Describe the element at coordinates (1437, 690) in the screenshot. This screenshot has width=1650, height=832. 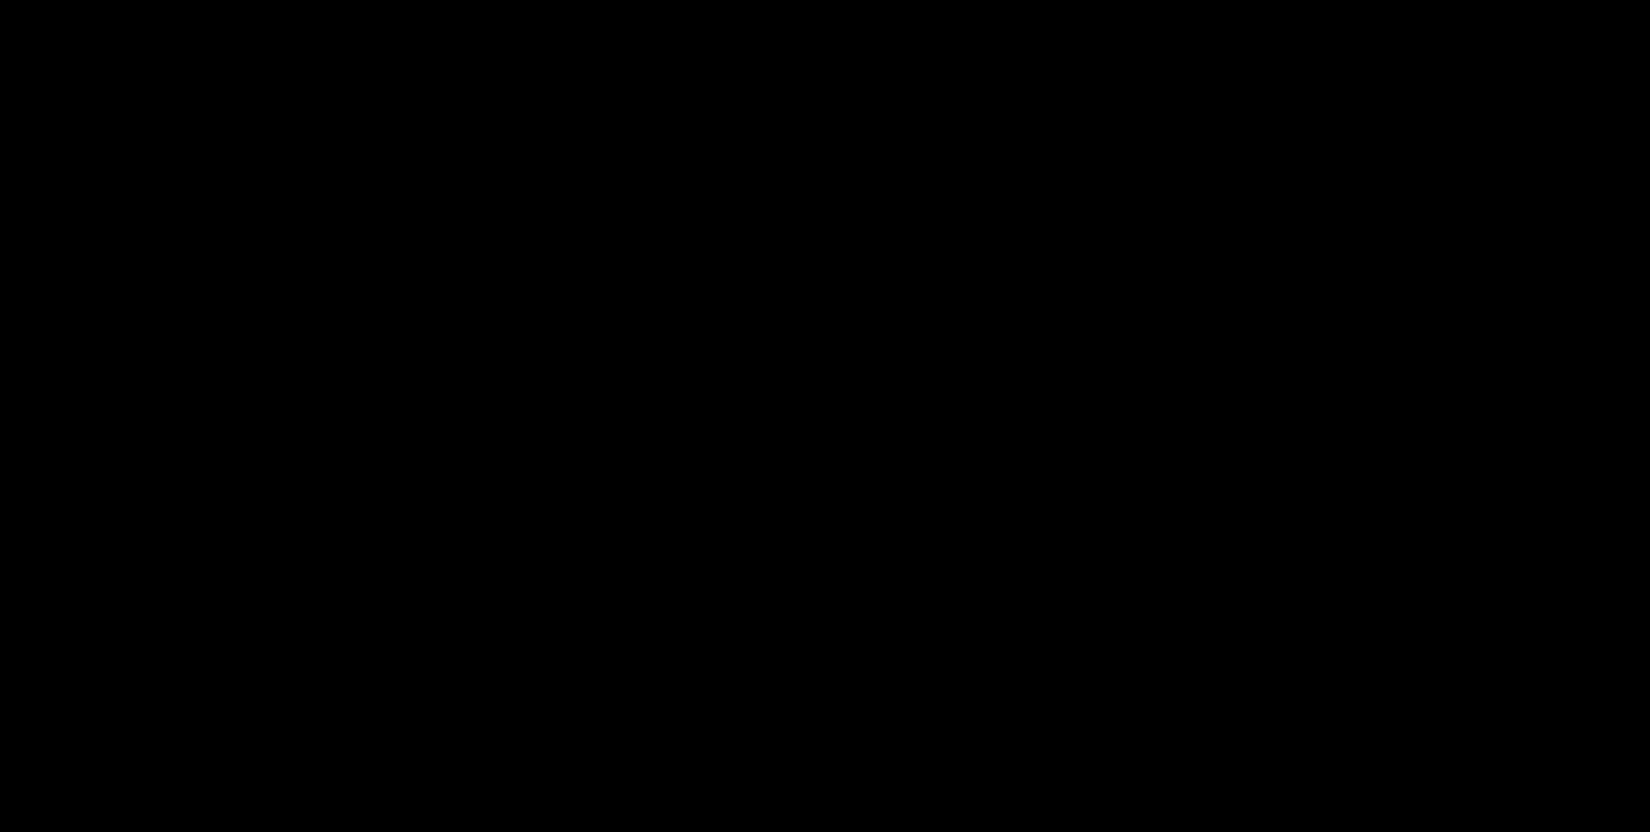
I see `'Beer Talk'` at that location.